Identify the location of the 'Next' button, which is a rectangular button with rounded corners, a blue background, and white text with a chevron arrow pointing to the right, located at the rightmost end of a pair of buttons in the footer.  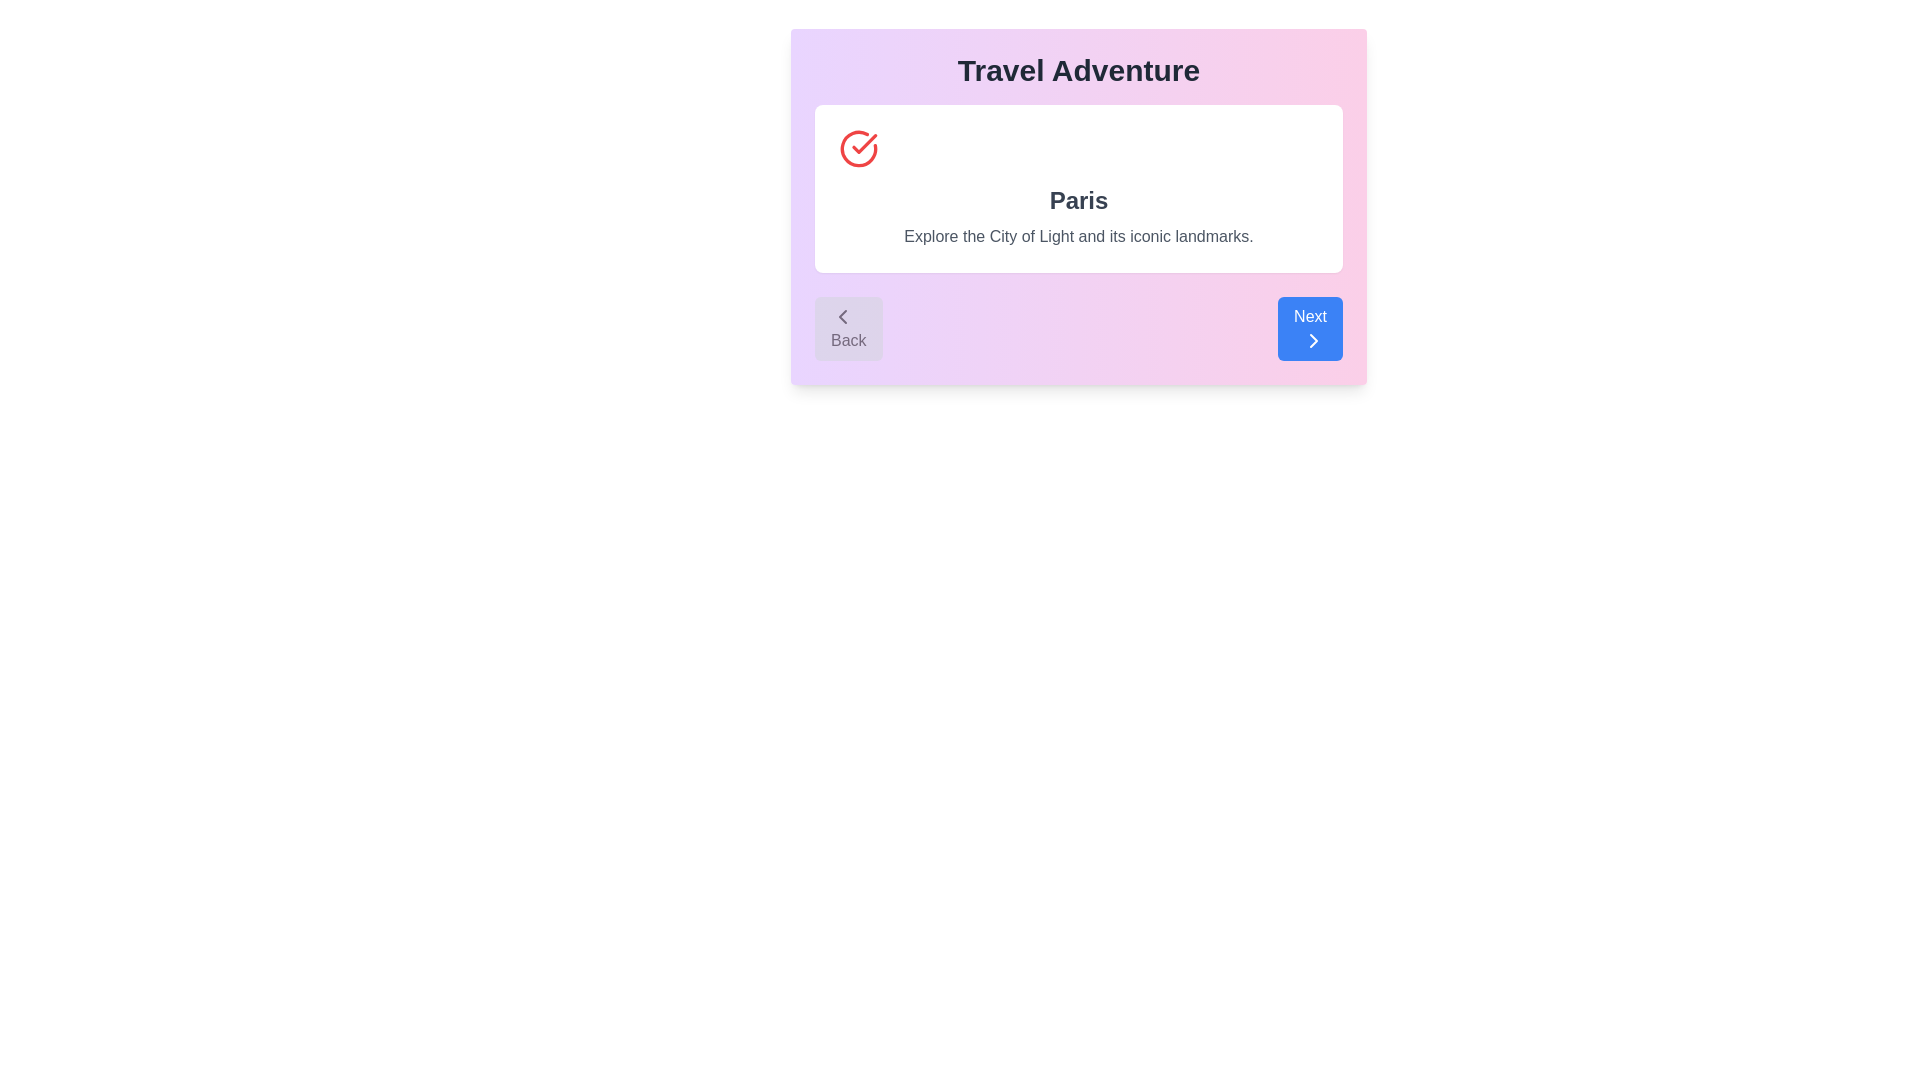
(1310, 327).